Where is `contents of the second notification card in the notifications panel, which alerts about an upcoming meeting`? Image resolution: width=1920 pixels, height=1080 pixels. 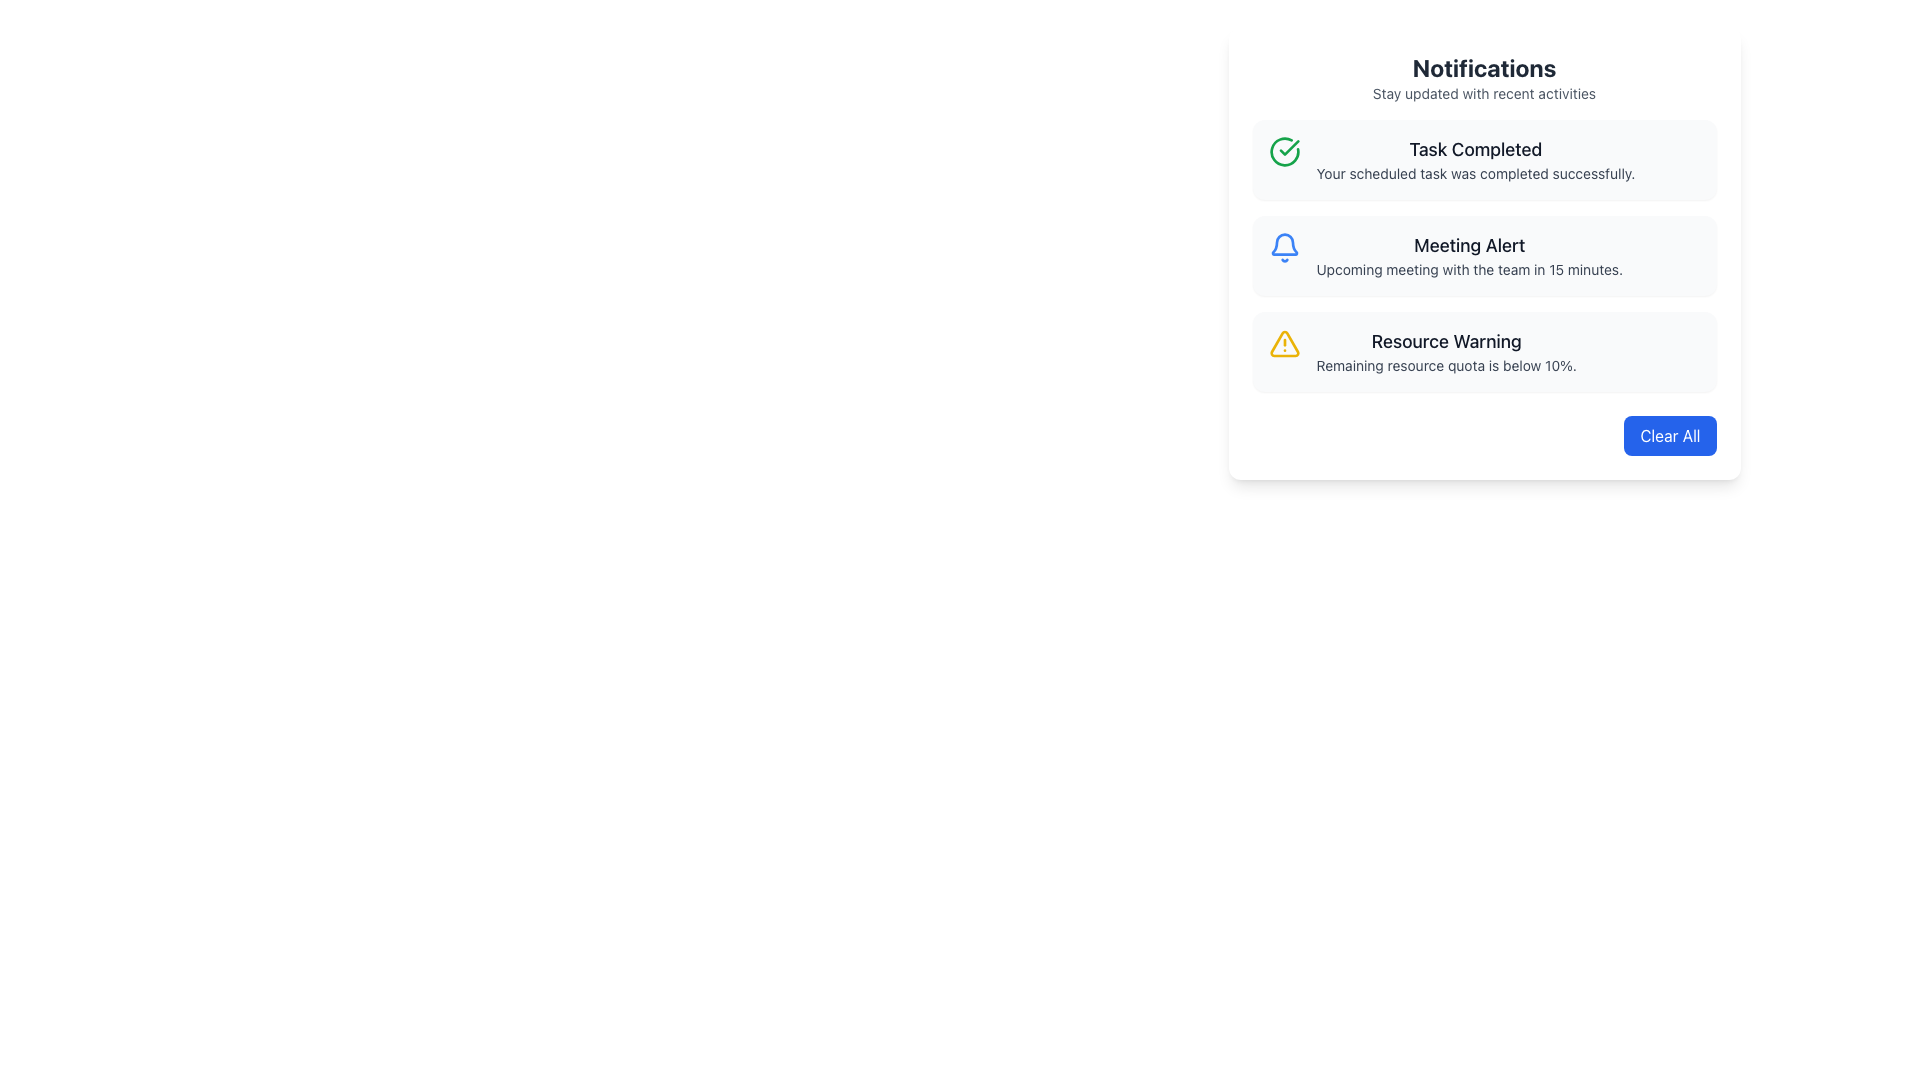
contents of the second notification card in the notifications panel, which alerts about an upcoming meeting is located at coordinates (1484, 254).